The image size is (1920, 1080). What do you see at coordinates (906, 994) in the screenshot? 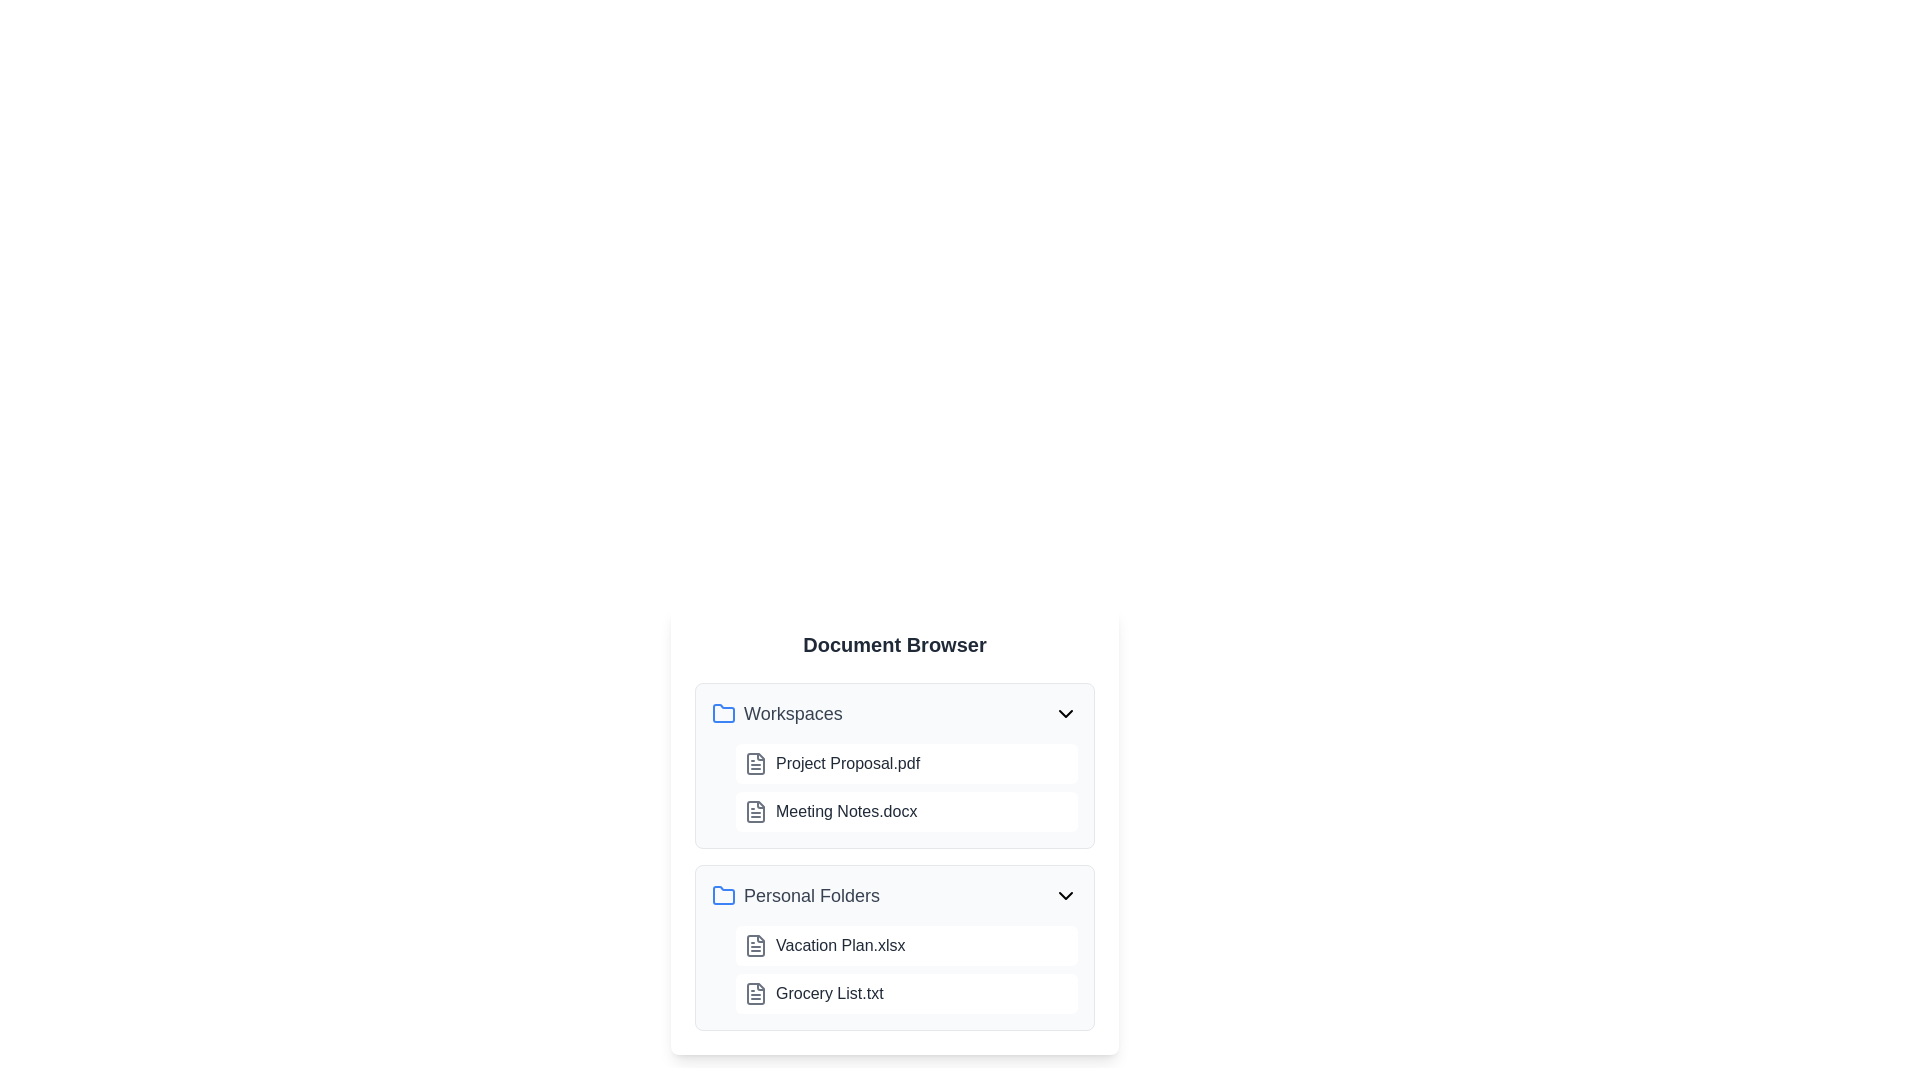
I see `the list item for the file 'Grocery List.txt' located in the 'Personal Folders' section of the Document Browser` at bounding box center [906, 994].